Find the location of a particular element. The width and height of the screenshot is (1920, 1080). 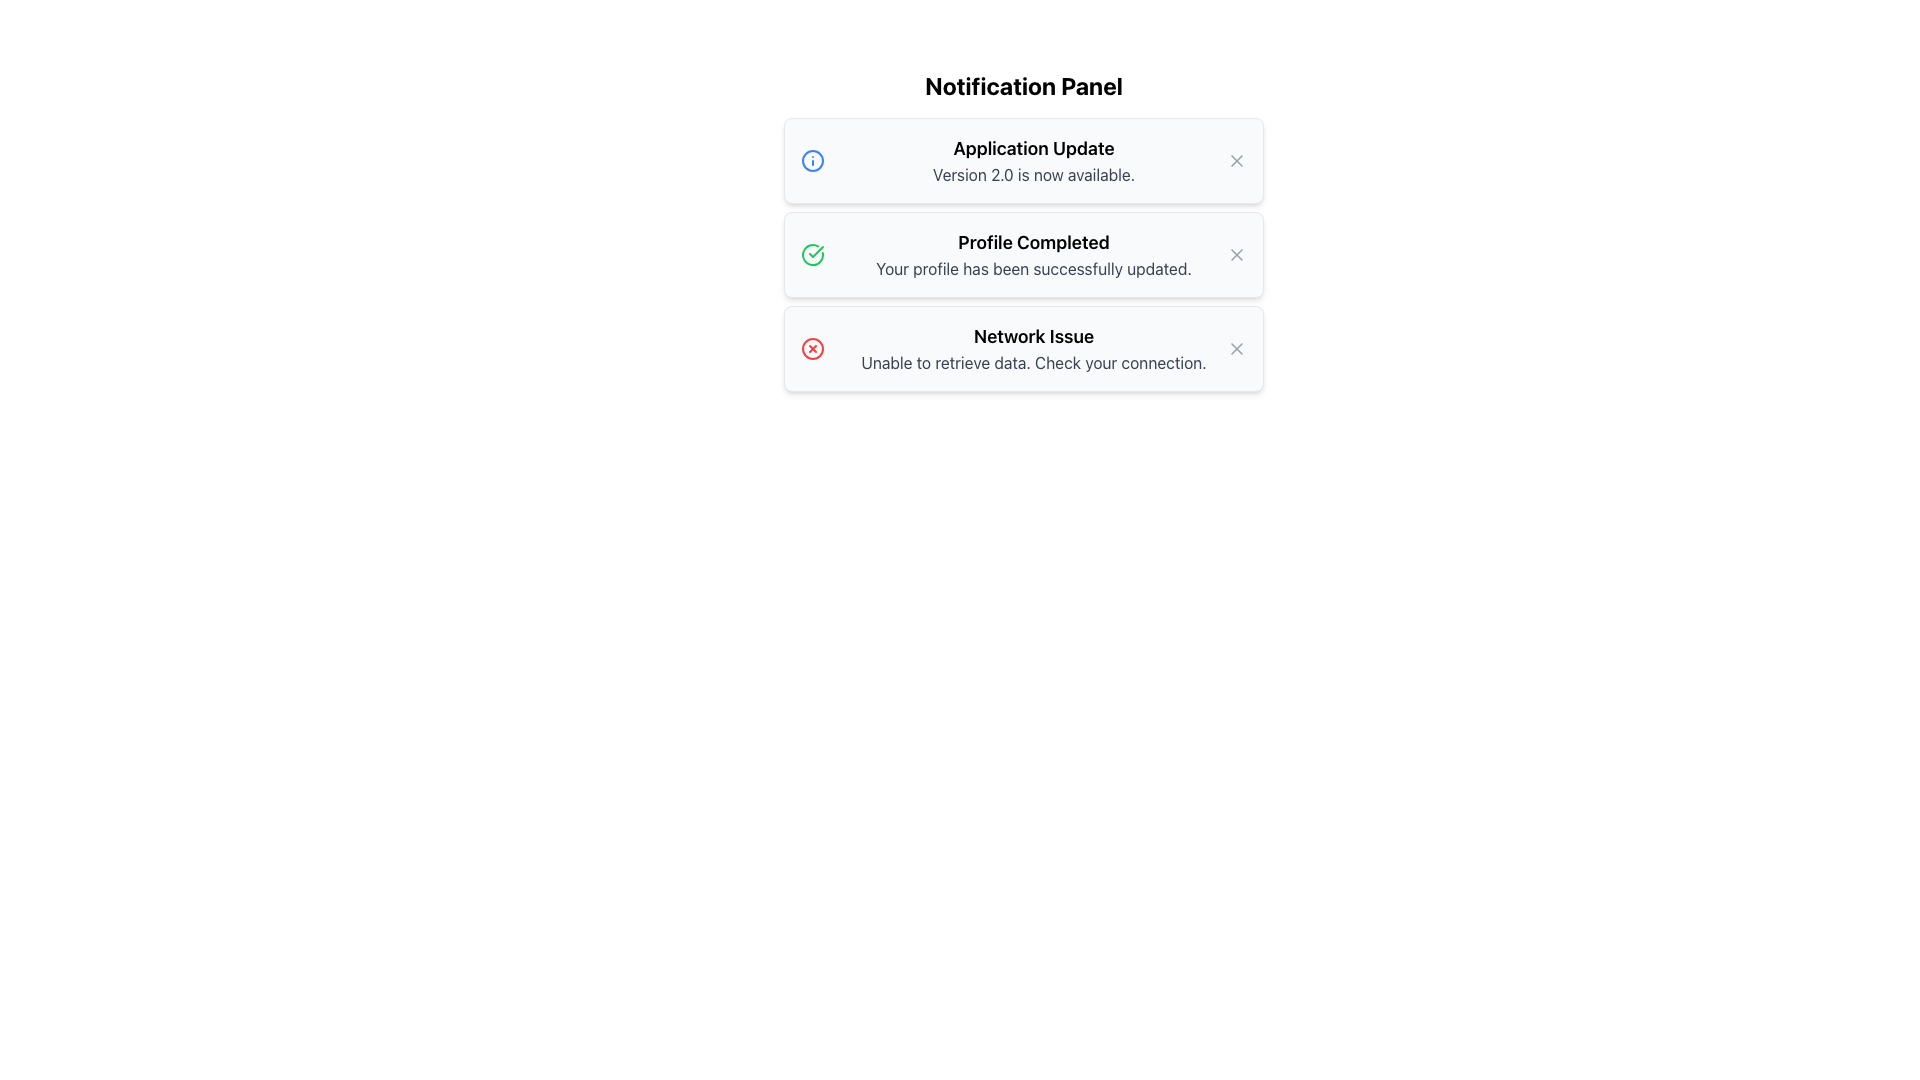

the bolded label reading 'Profile Completed' located at the top of the second notification card in the notification panel is located at coordinates (1033, 242).